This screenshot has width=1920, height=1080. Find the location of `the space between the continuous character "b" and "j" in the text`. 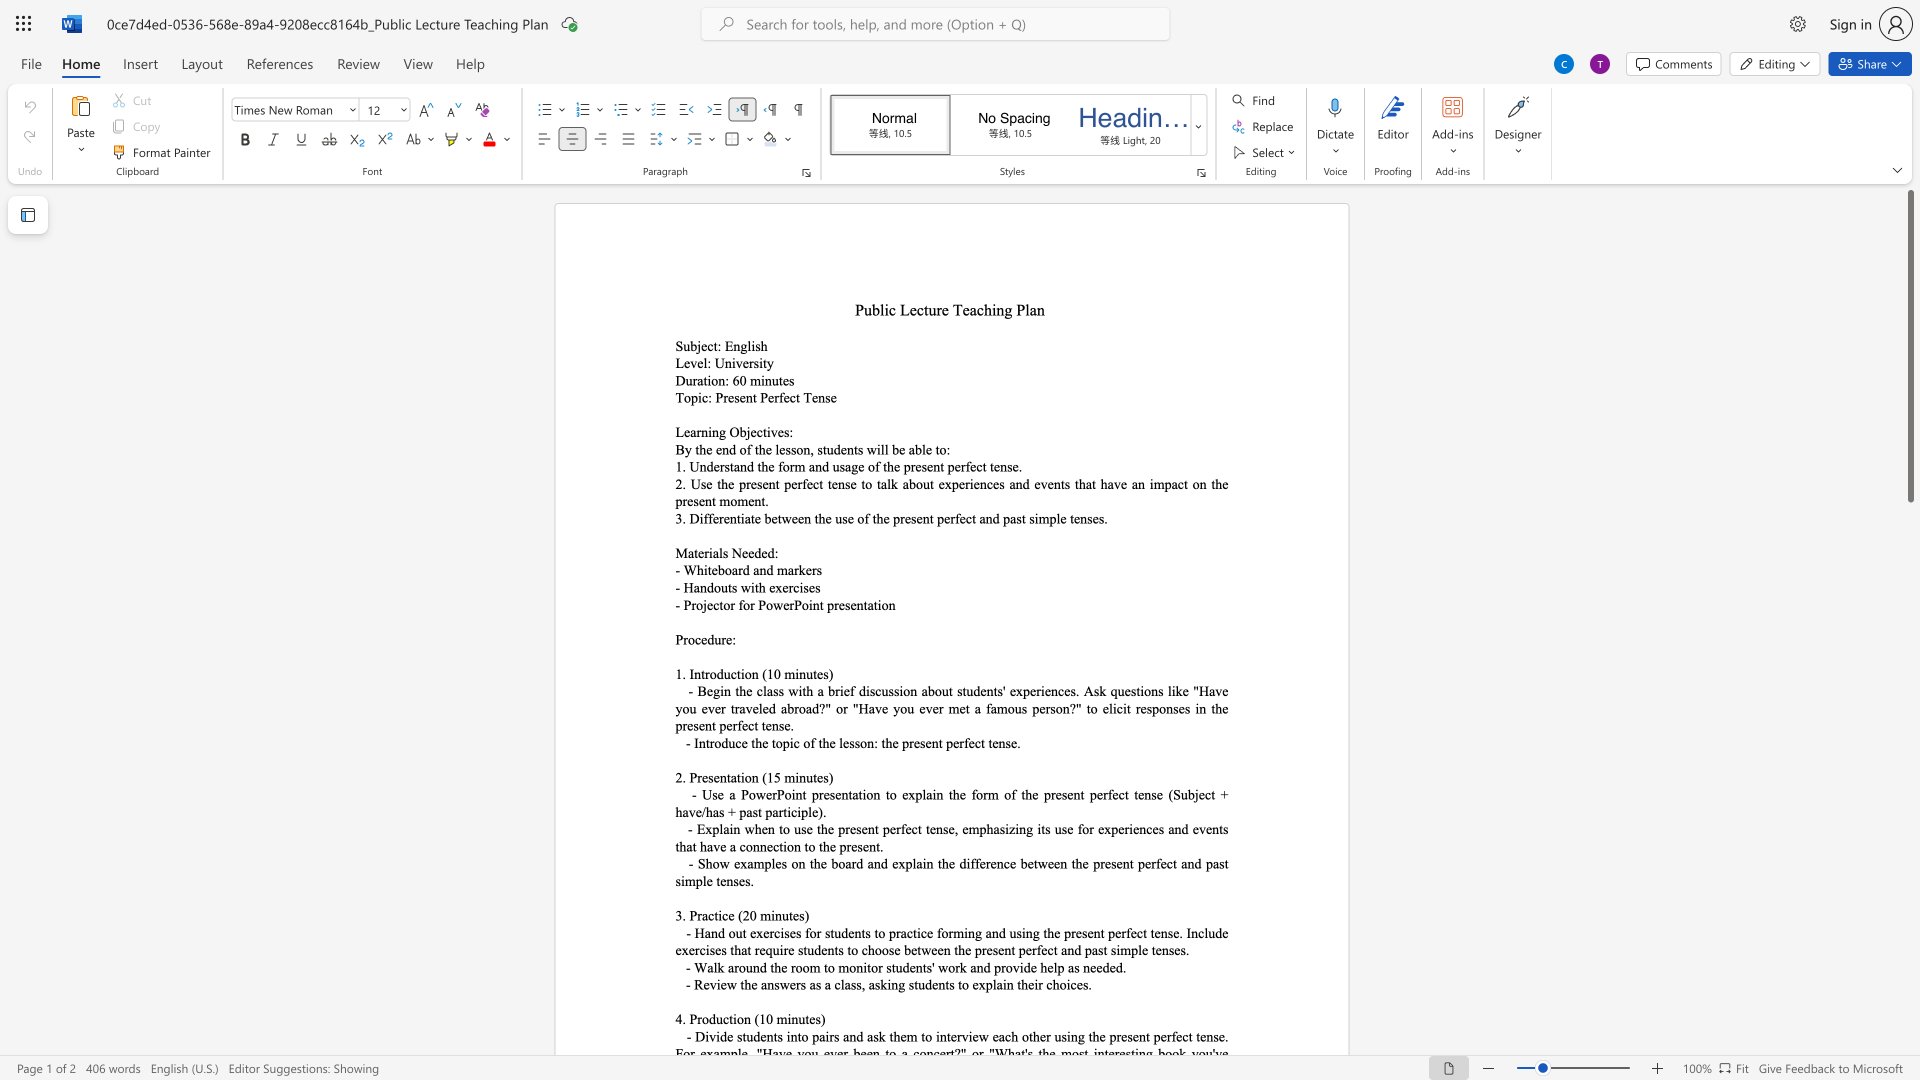

the space between the continuous character "b" and "j" in the text is located at coordinates (696, 345).